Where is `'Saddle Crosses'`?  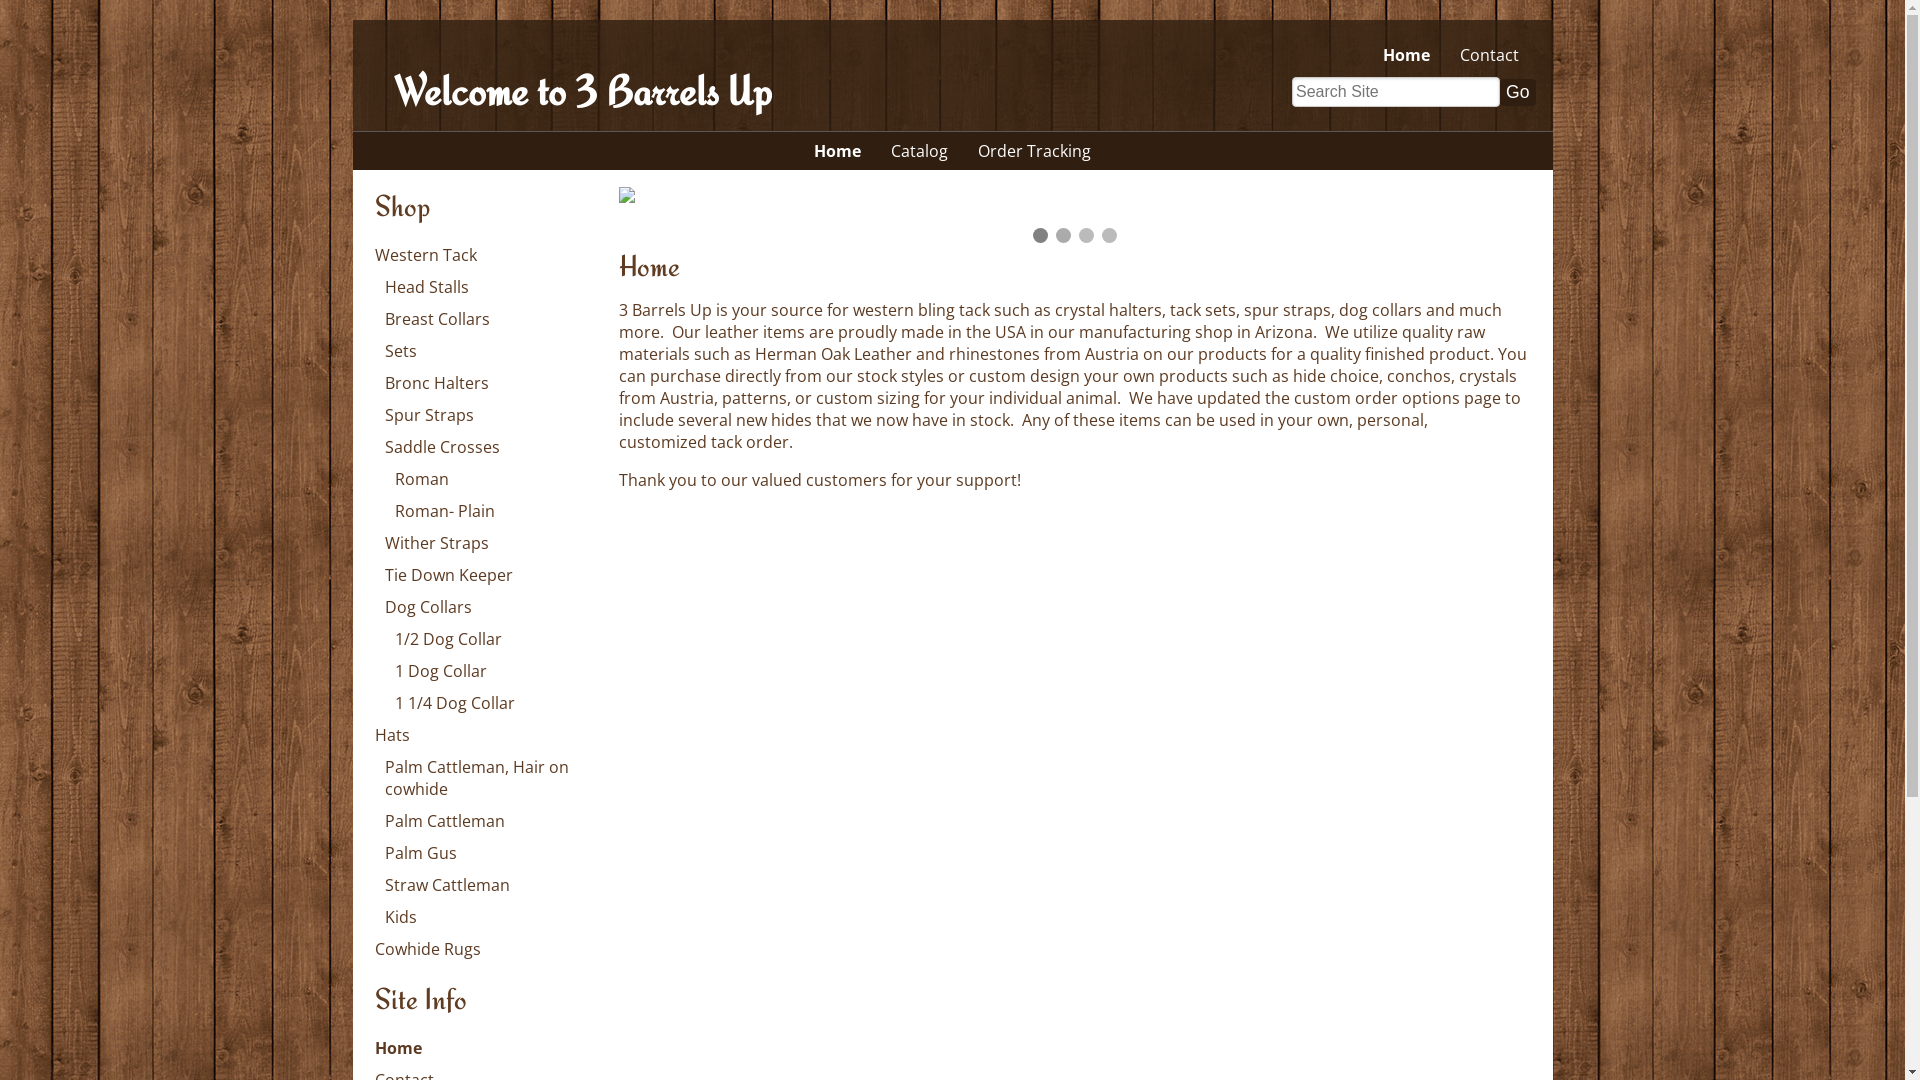
'Saddle Crosses' is located at coordinates (384, 446).